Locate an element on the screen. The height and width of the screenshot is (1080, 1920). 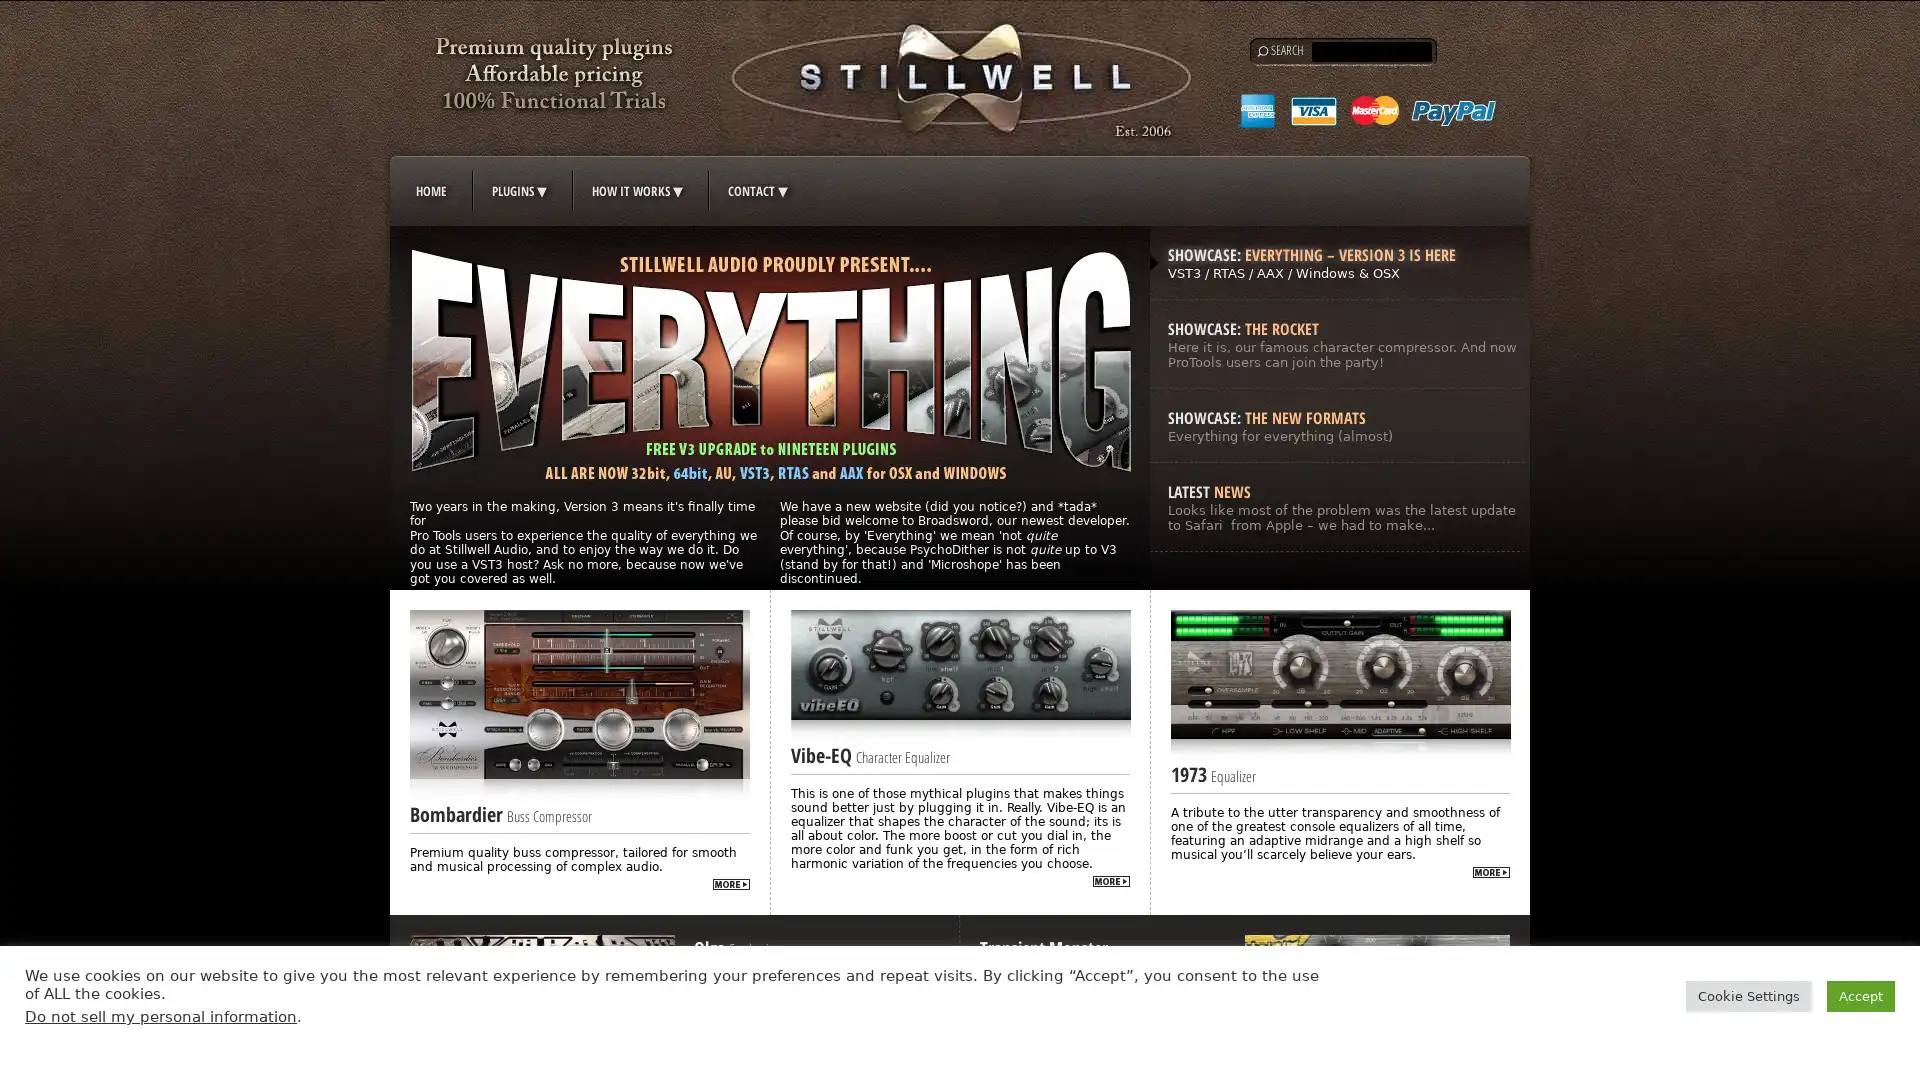
Search is located at coordinates (1277, 49).